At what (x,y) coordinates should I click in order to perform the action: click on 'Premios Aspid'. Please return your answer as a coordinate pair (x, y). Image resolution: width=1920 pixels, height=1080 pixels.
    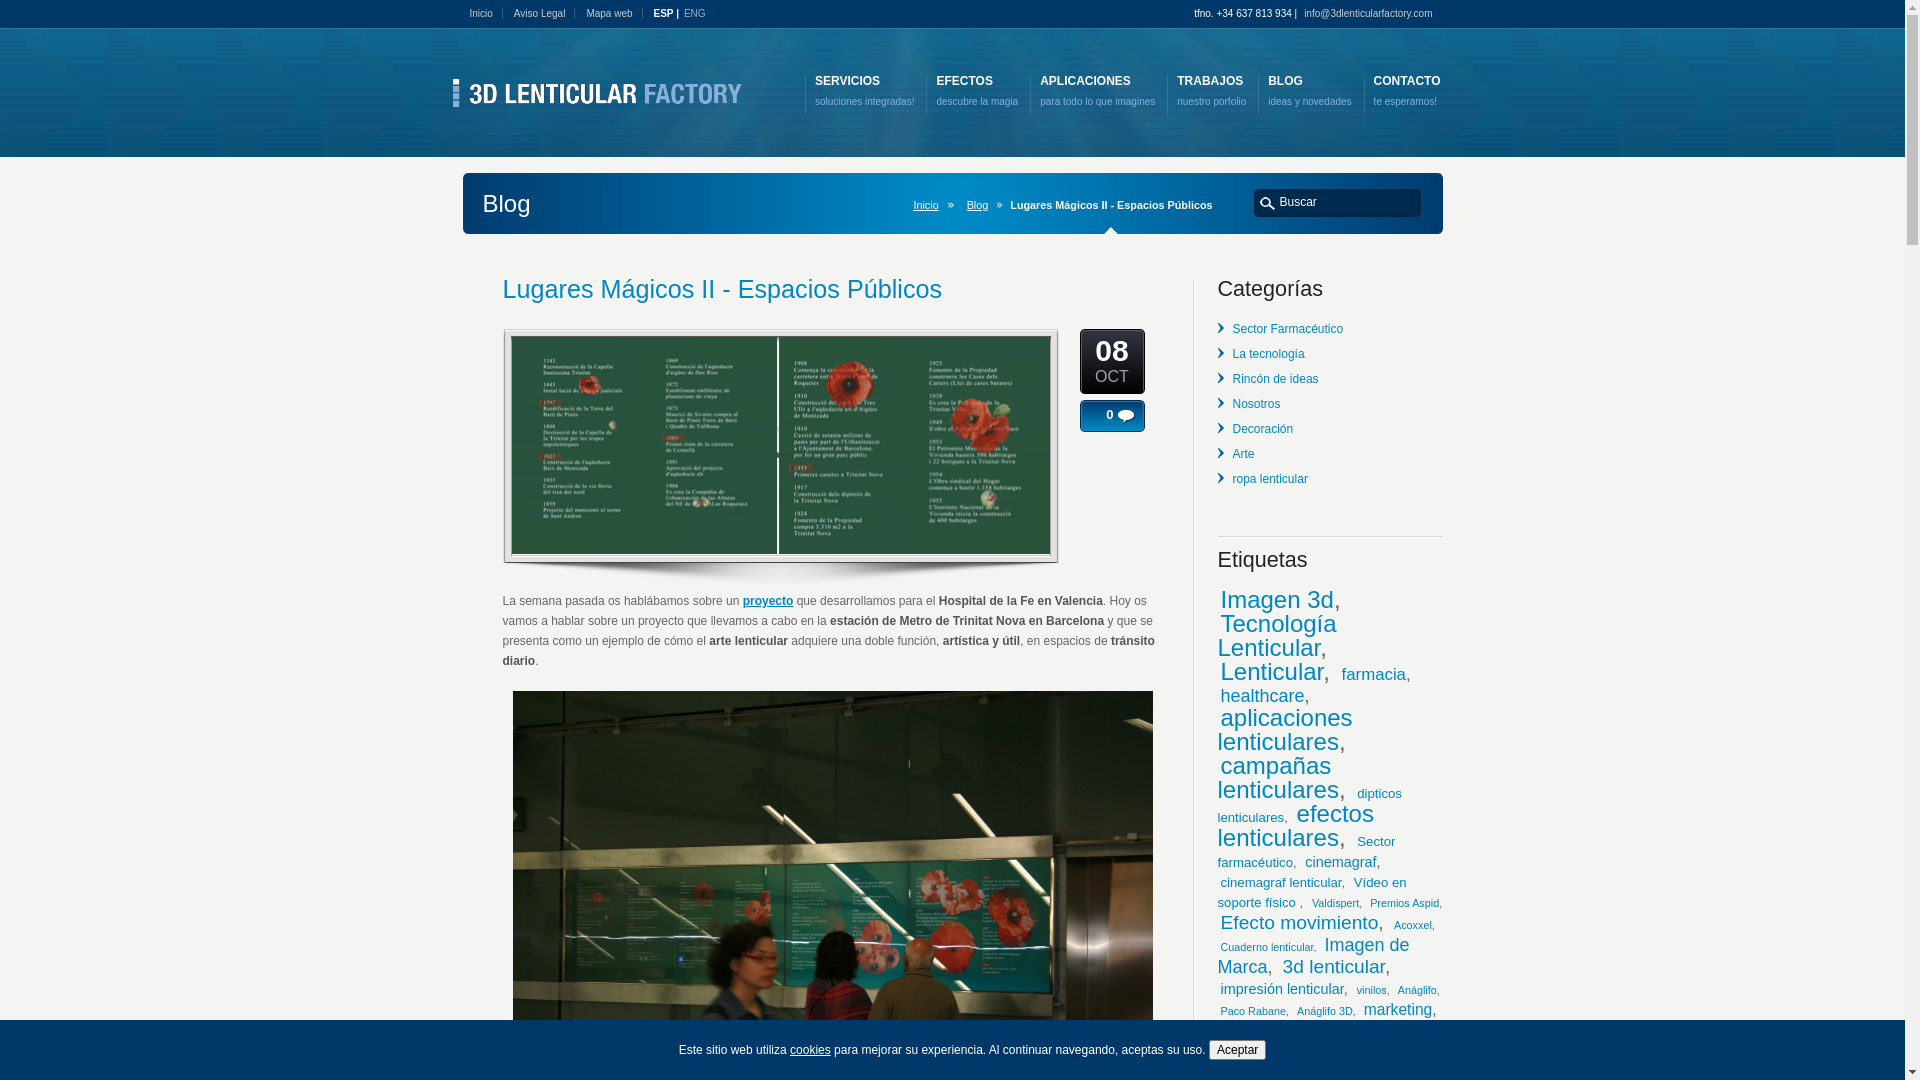
    Looking at the image, I should click on (1403, 902).